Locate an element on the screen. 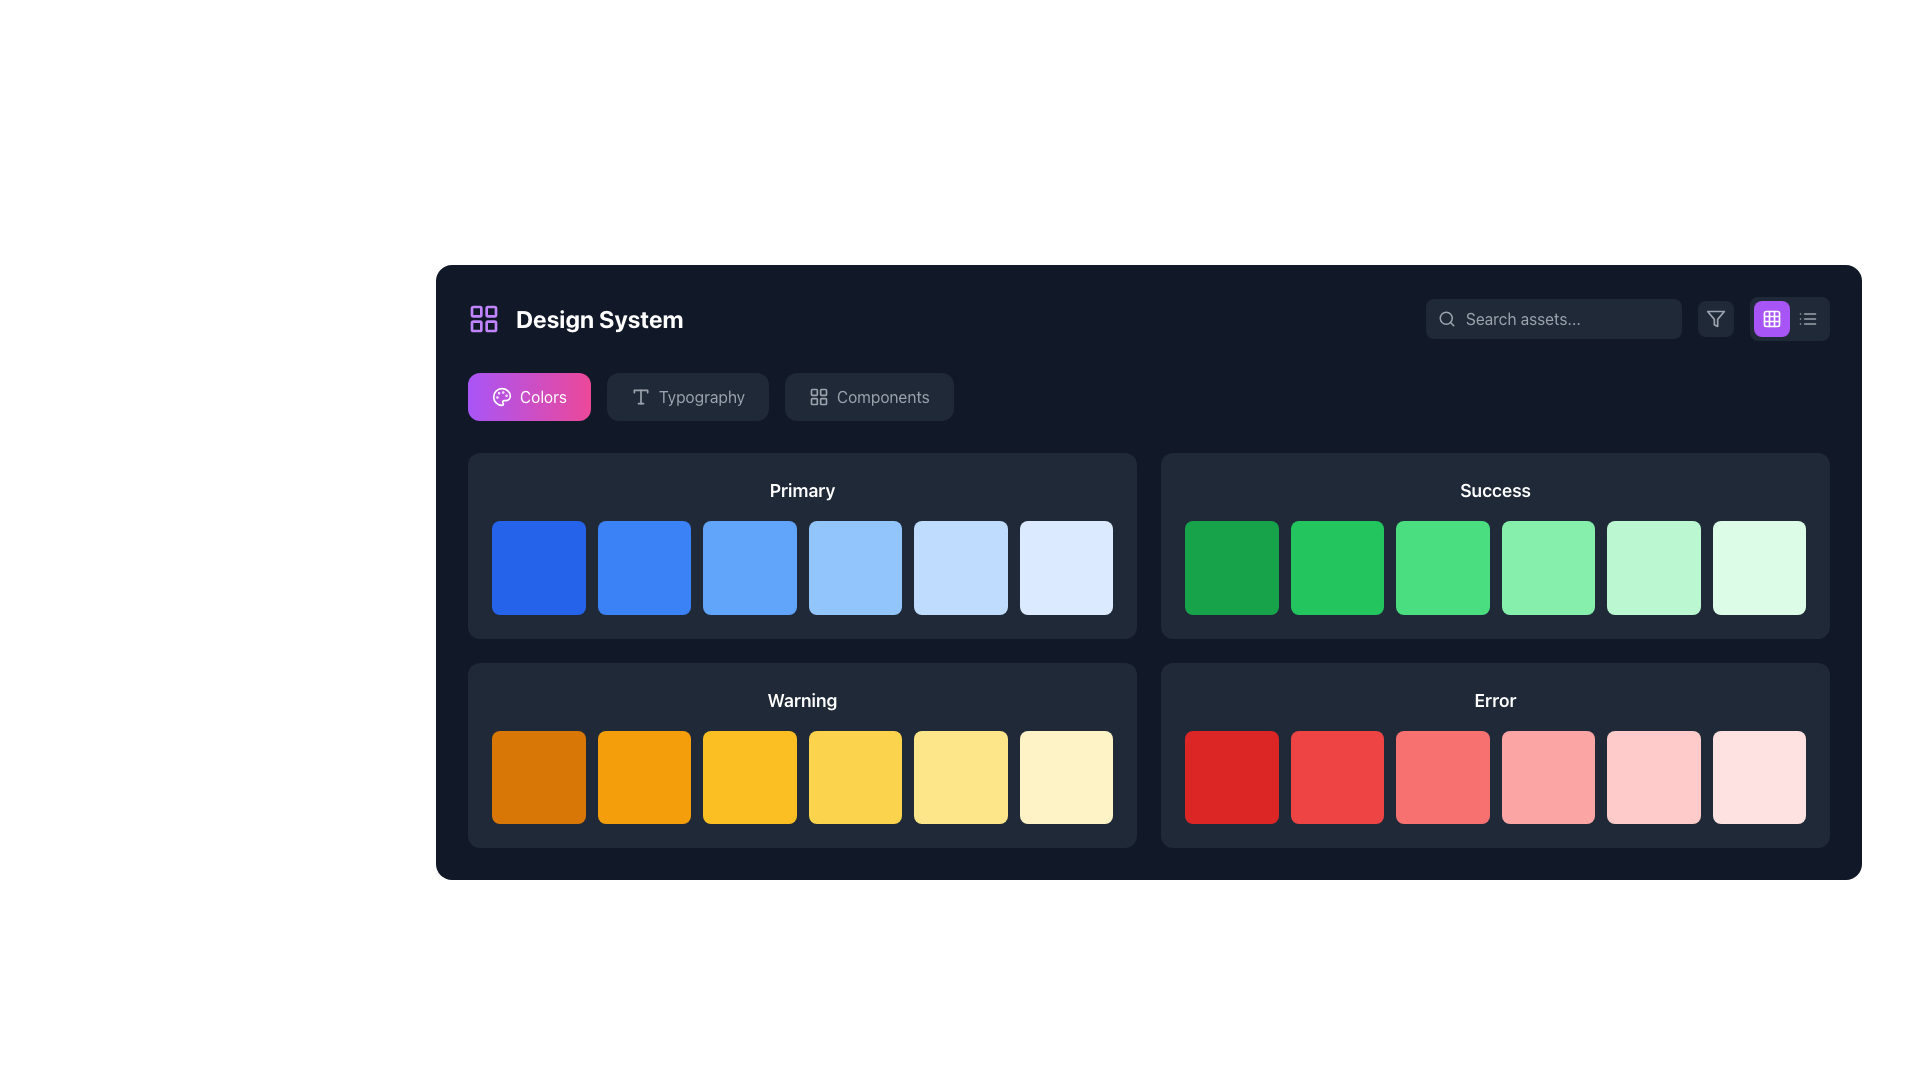 The image size is (1920, 1080). the third color swatch representing a shade of red in the 'Error' section is located at coordinates (1495, 776).